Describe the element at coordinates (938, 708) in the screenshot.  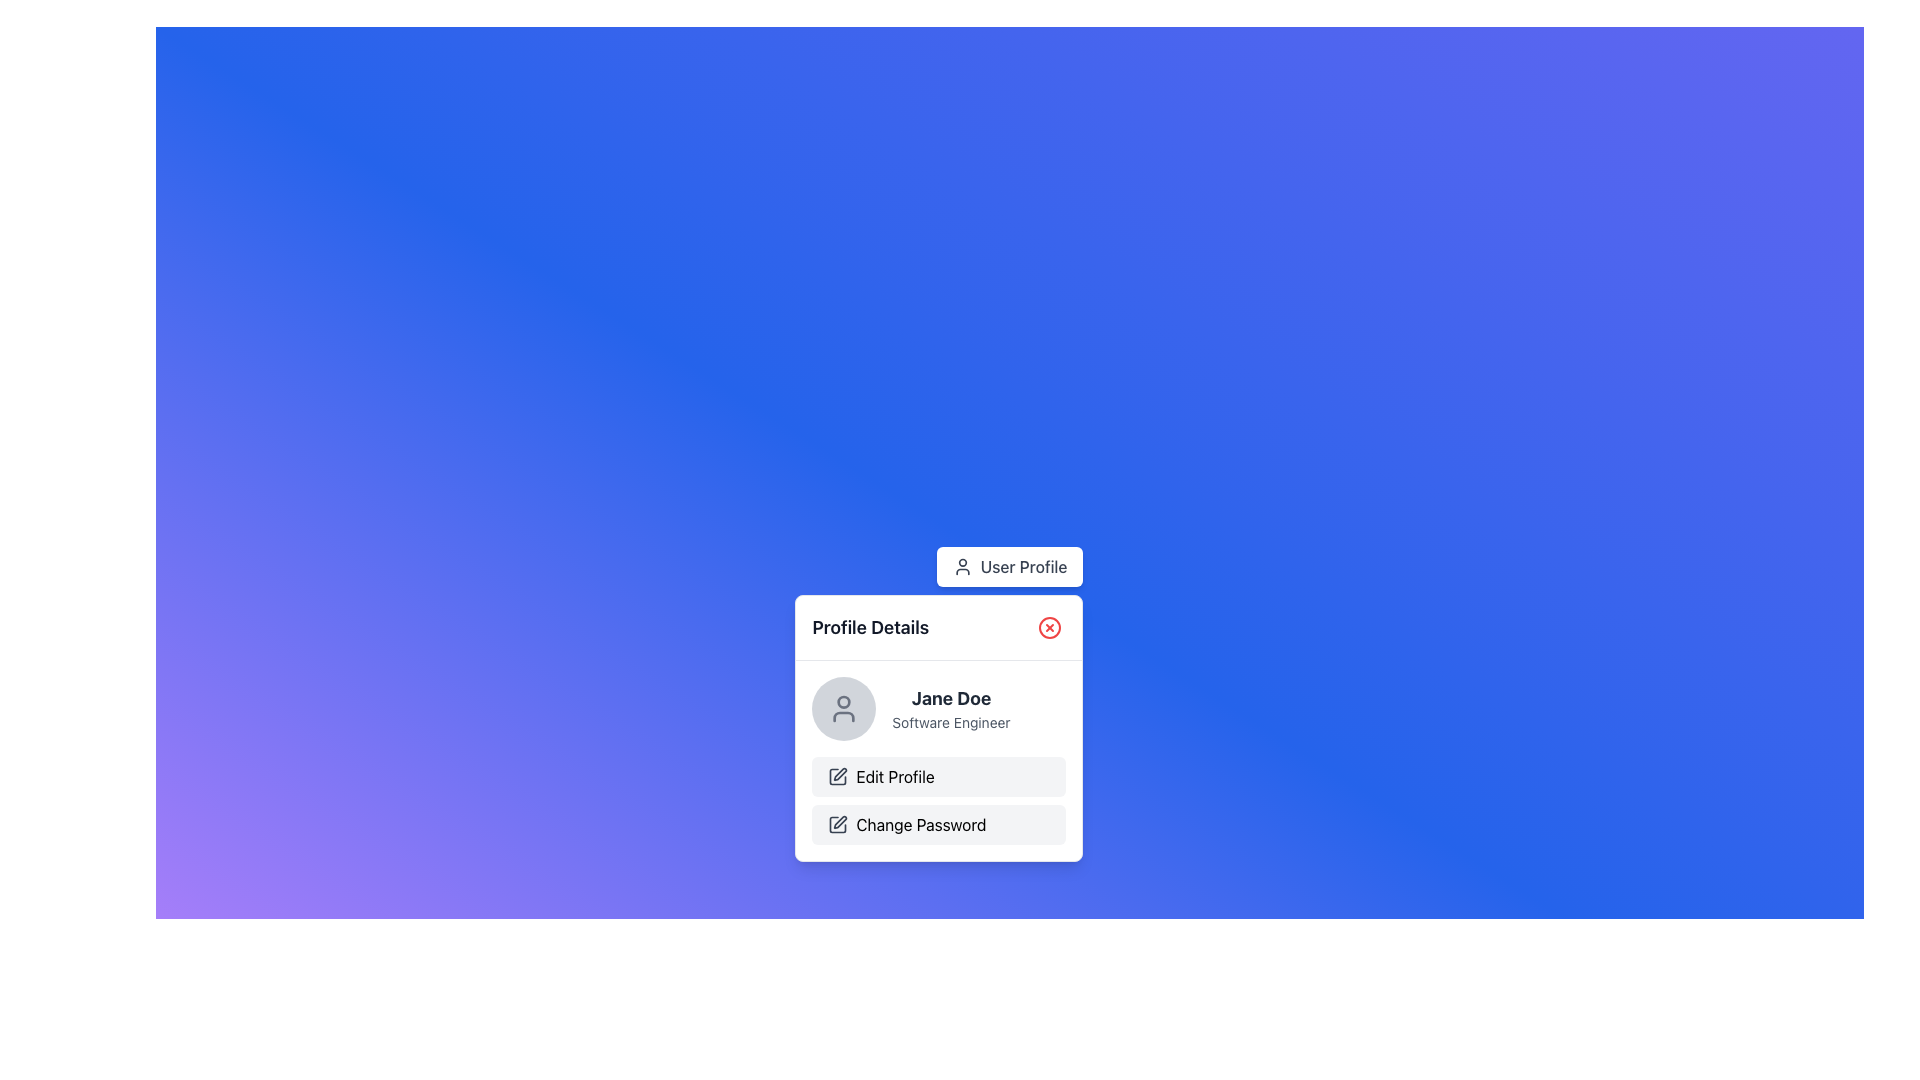
I see `the Profile Information Display element, which includes a circular avatar icon of a user silhouette on the left and the name 'Jane Doe' with the title 'Software Engineer' on the right` at that location.